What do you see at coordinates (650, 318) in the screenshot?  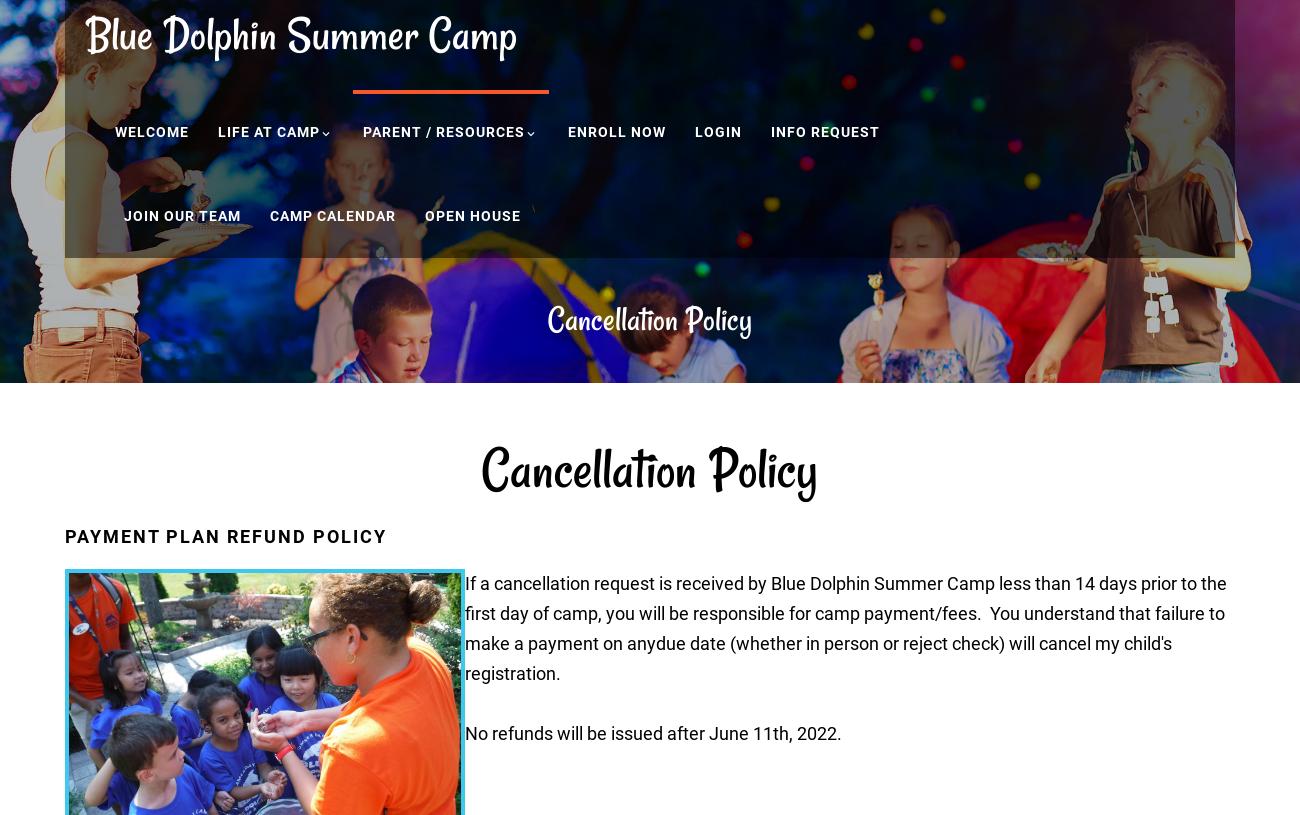 I see `'Cancellation Policy'` at bounding box center [650, 318].